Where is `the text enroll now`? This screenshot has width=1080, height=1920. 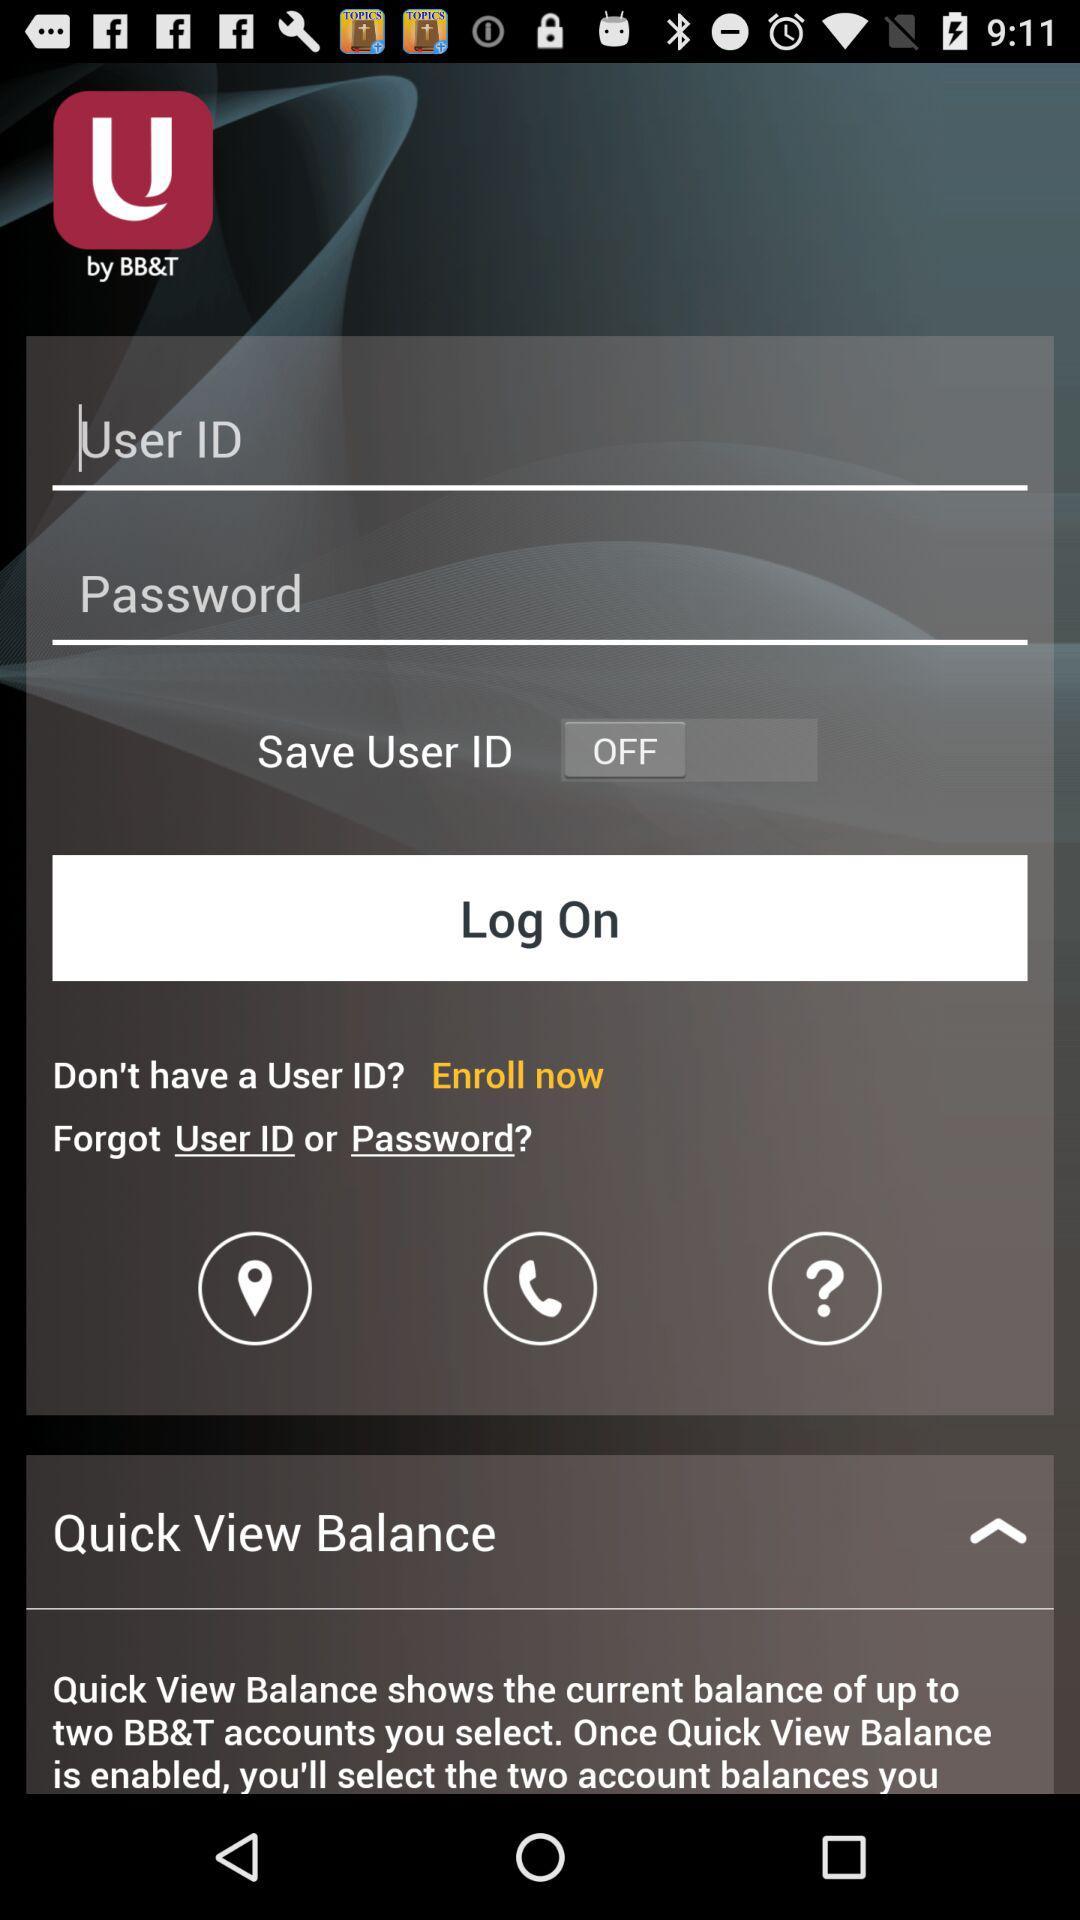
the text enroll now is located at coordinates (516, 1073).